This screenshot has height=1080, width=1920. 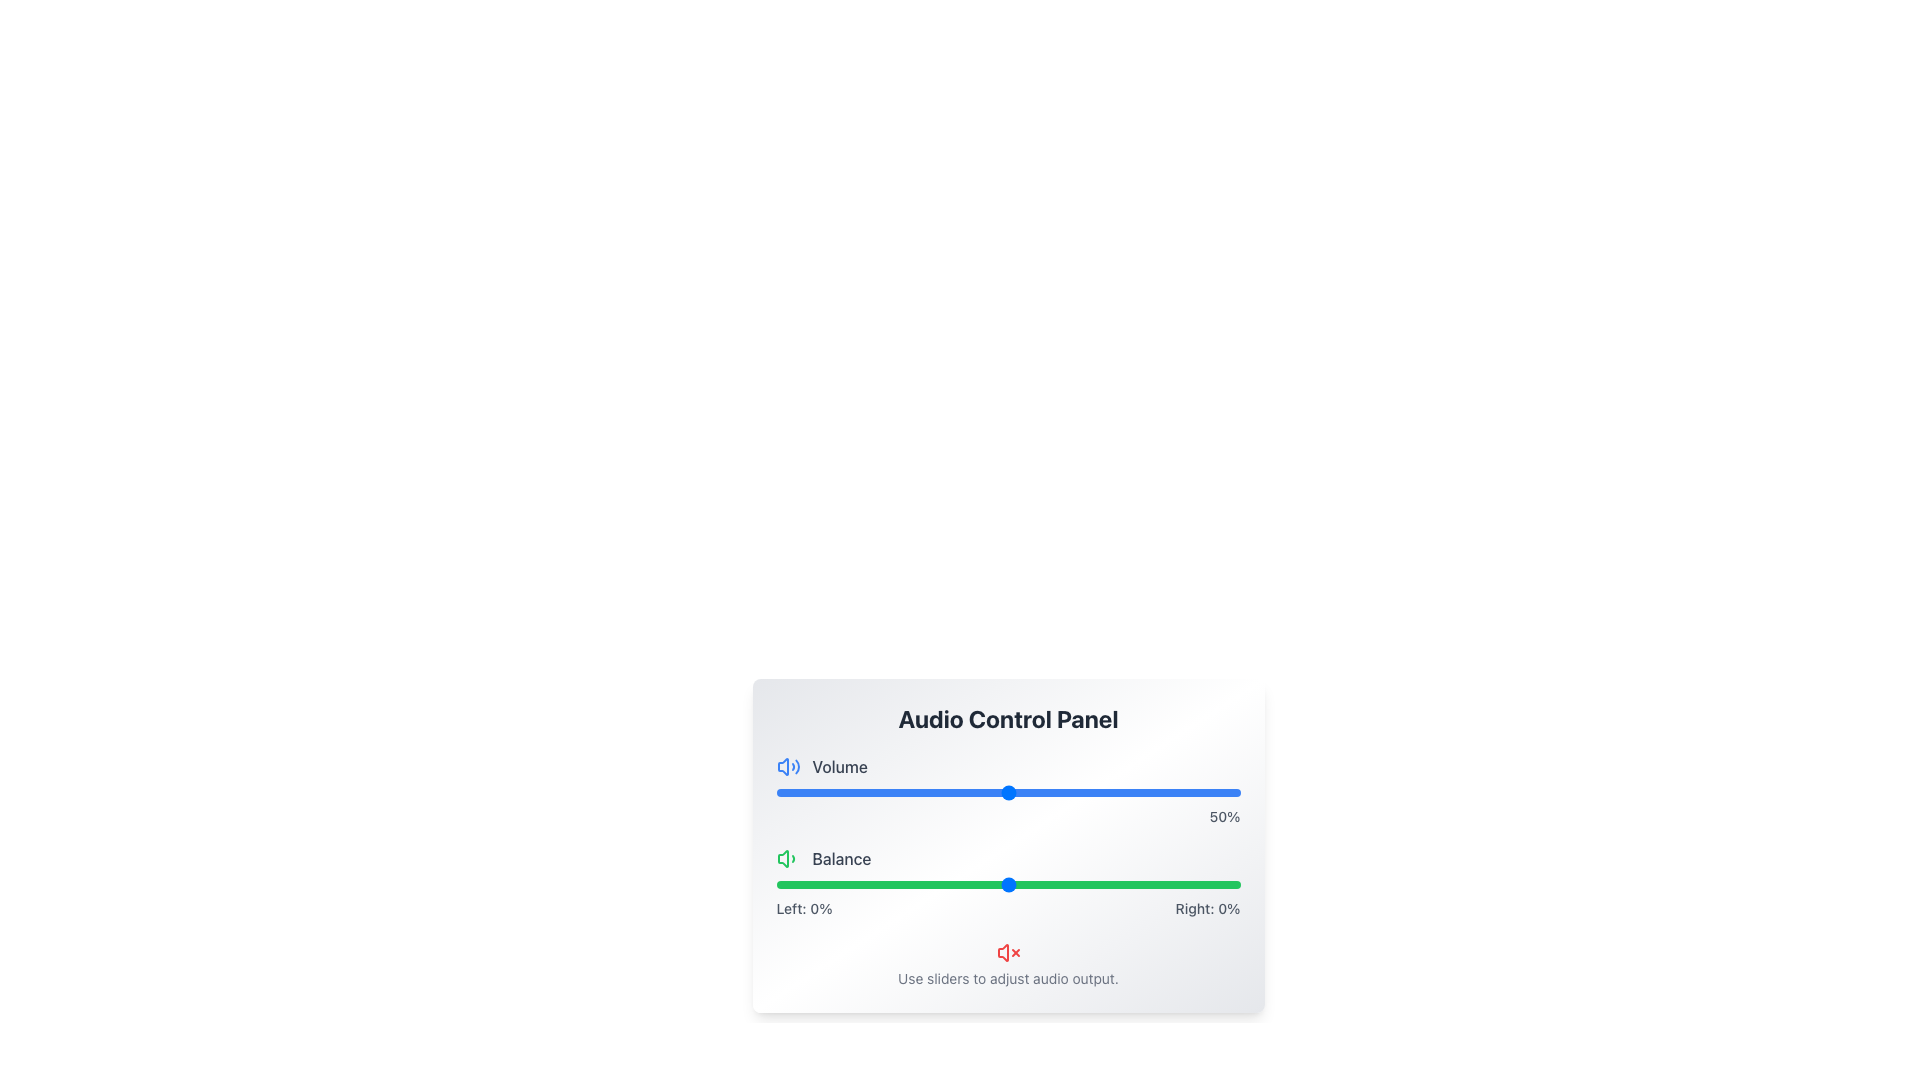 What do you see at coordinates (1008, 883) in the screenshot?
I see `balance` at bounding box center [1008, 883].